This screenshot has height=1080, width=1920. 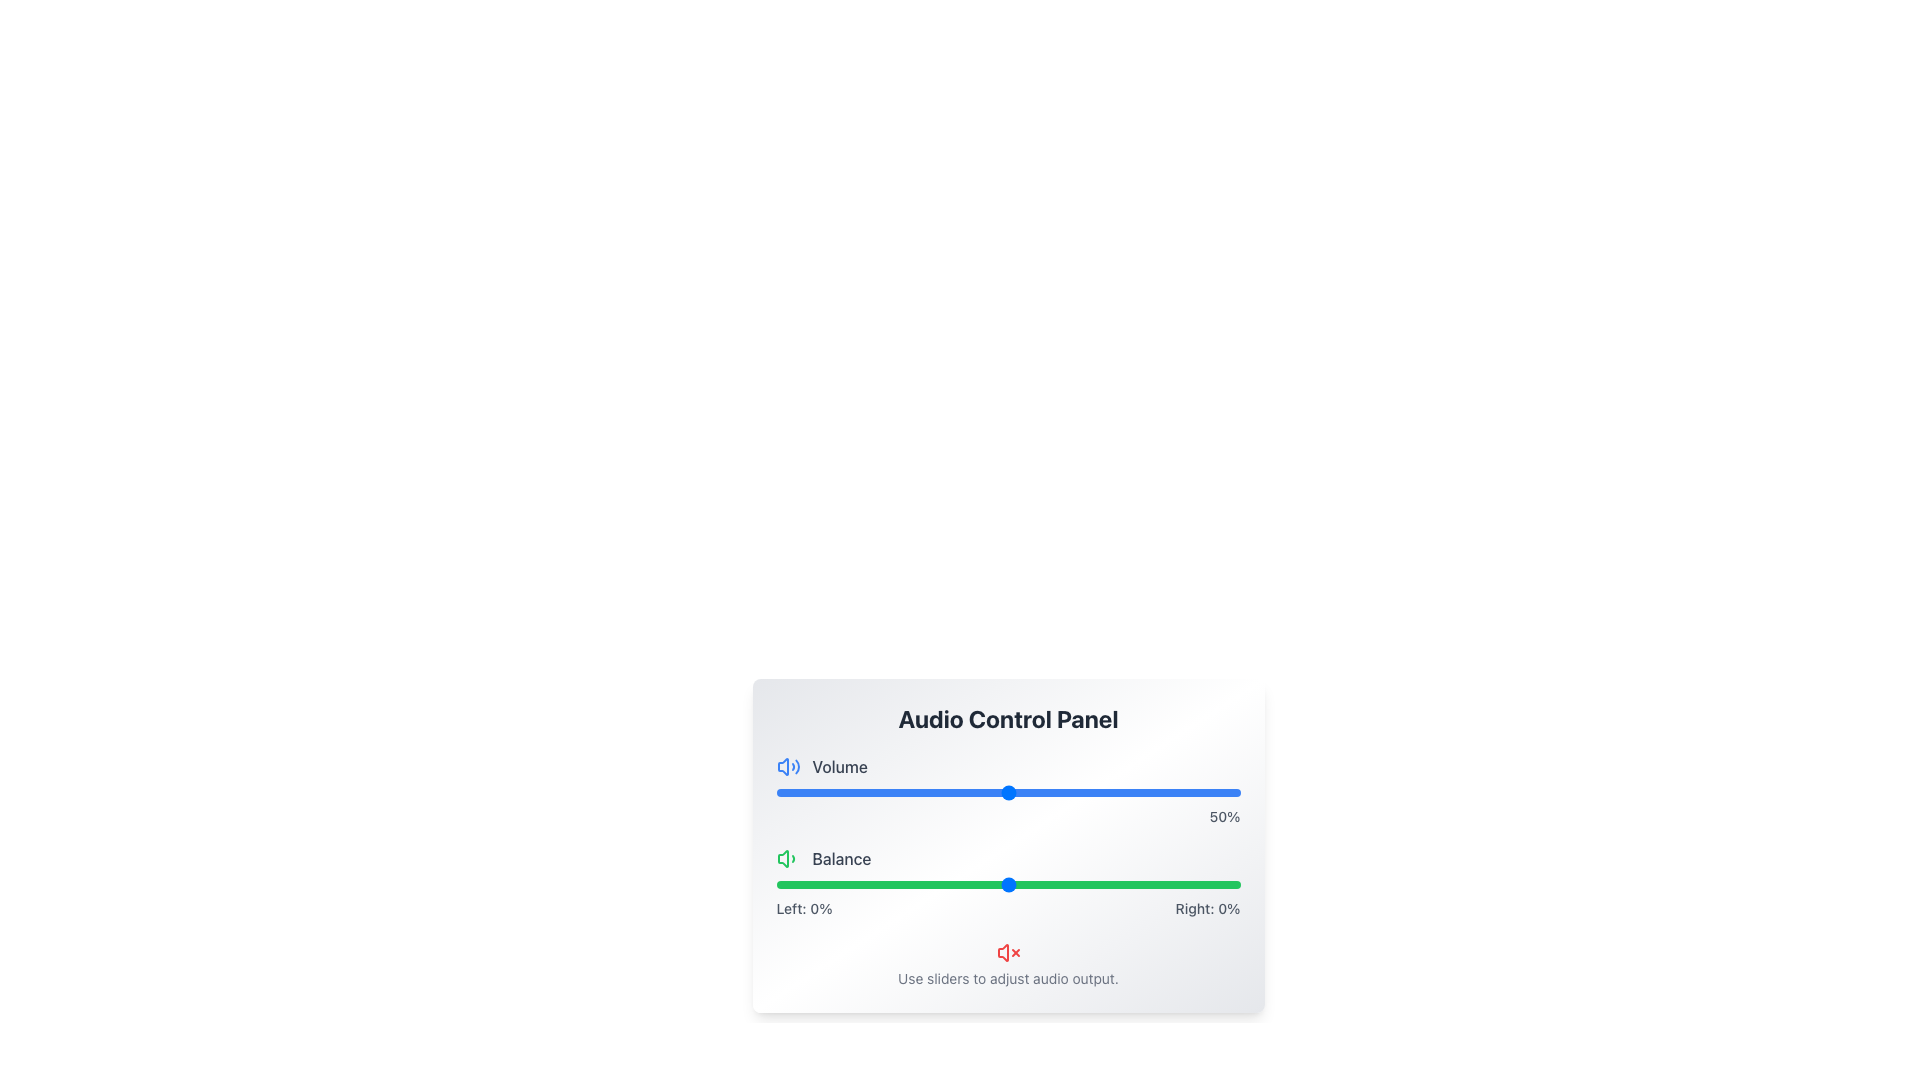 What do you see at coordinates (1008, 883) in the screenshot?
I see `balance` at bounding box center [1008, 883].